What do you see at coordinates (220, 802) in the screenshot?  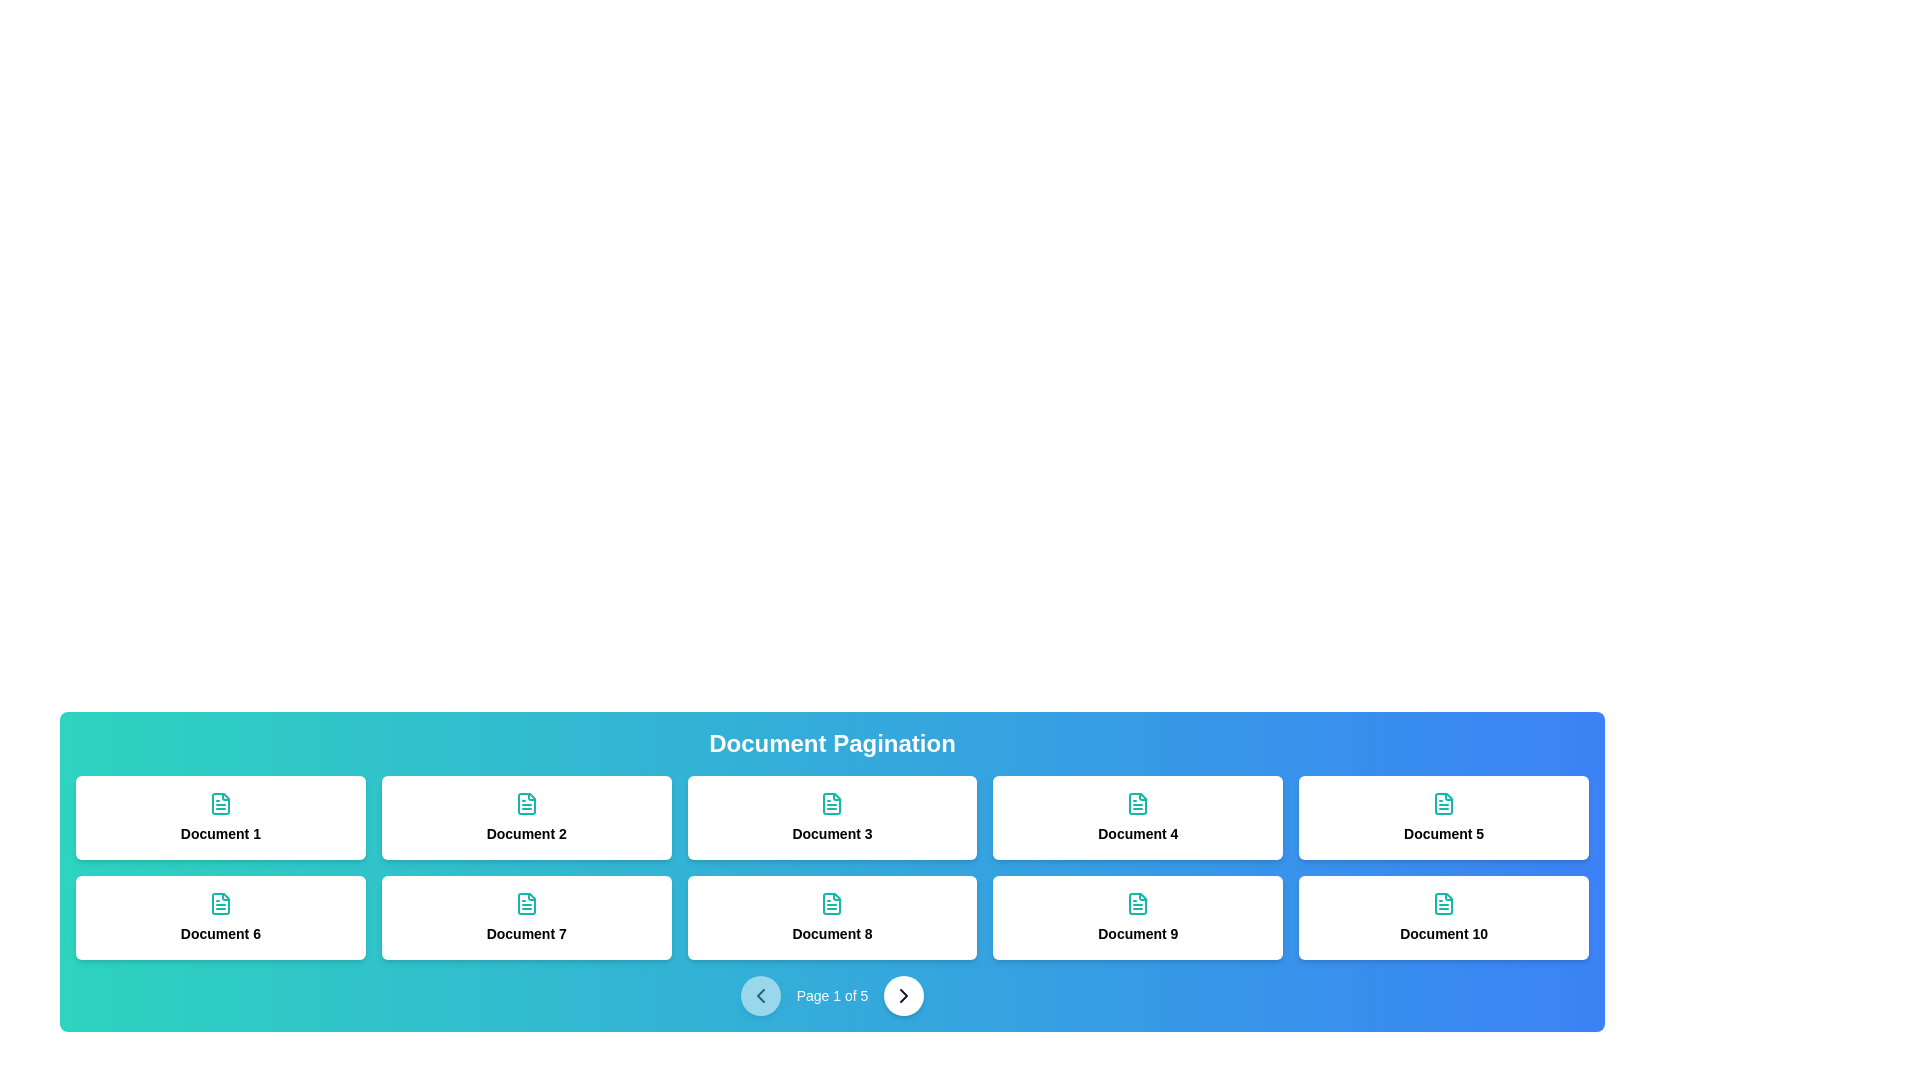 I see `the document icon located inside the card labeled 'Document 1', positioned at the top-left corner above the text label` at bounding box center [220, 802].